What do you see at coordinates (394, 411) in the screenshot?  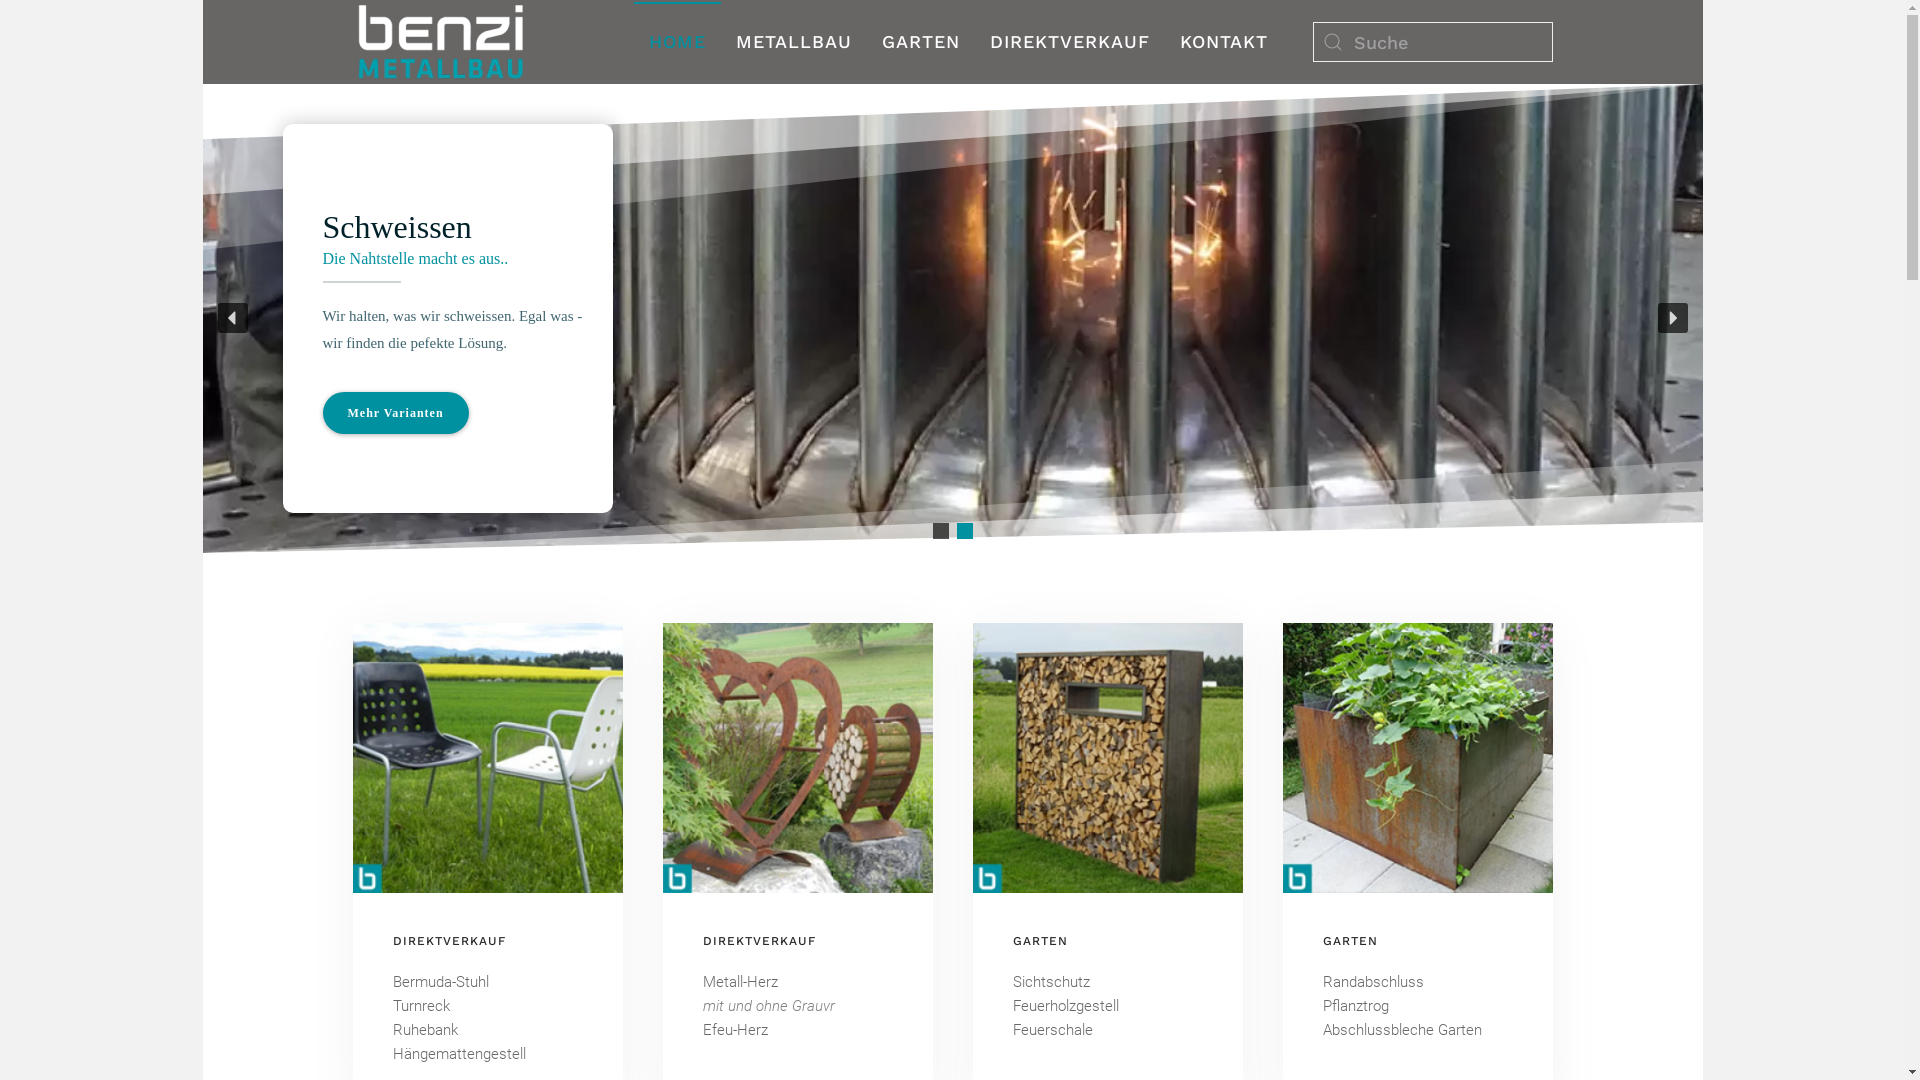 I see `'Mehr Varianten'` at bounding box center [394, 411].